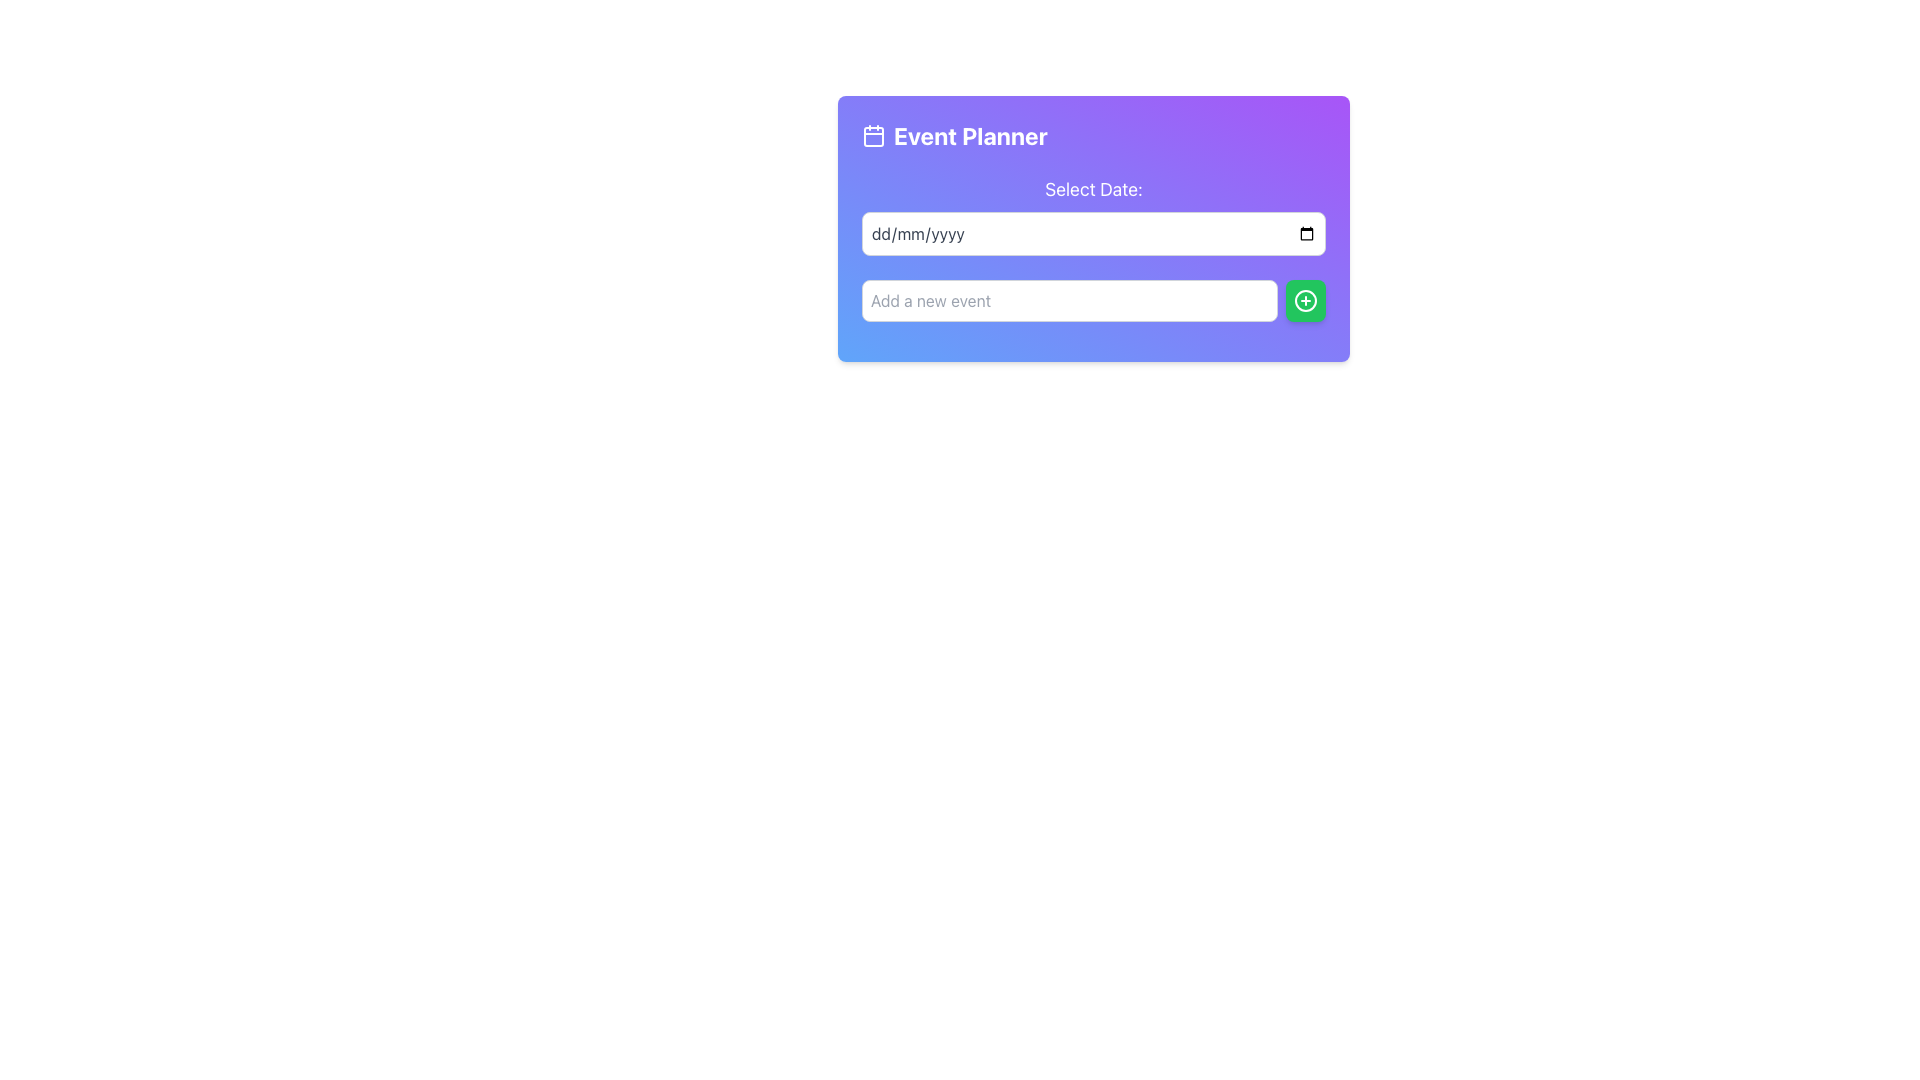  What do you see at coordinates (1305, 300) in the screenshot?
I see `the circular SVG button icon with a plus sign` at bounding box center [1305, 300].